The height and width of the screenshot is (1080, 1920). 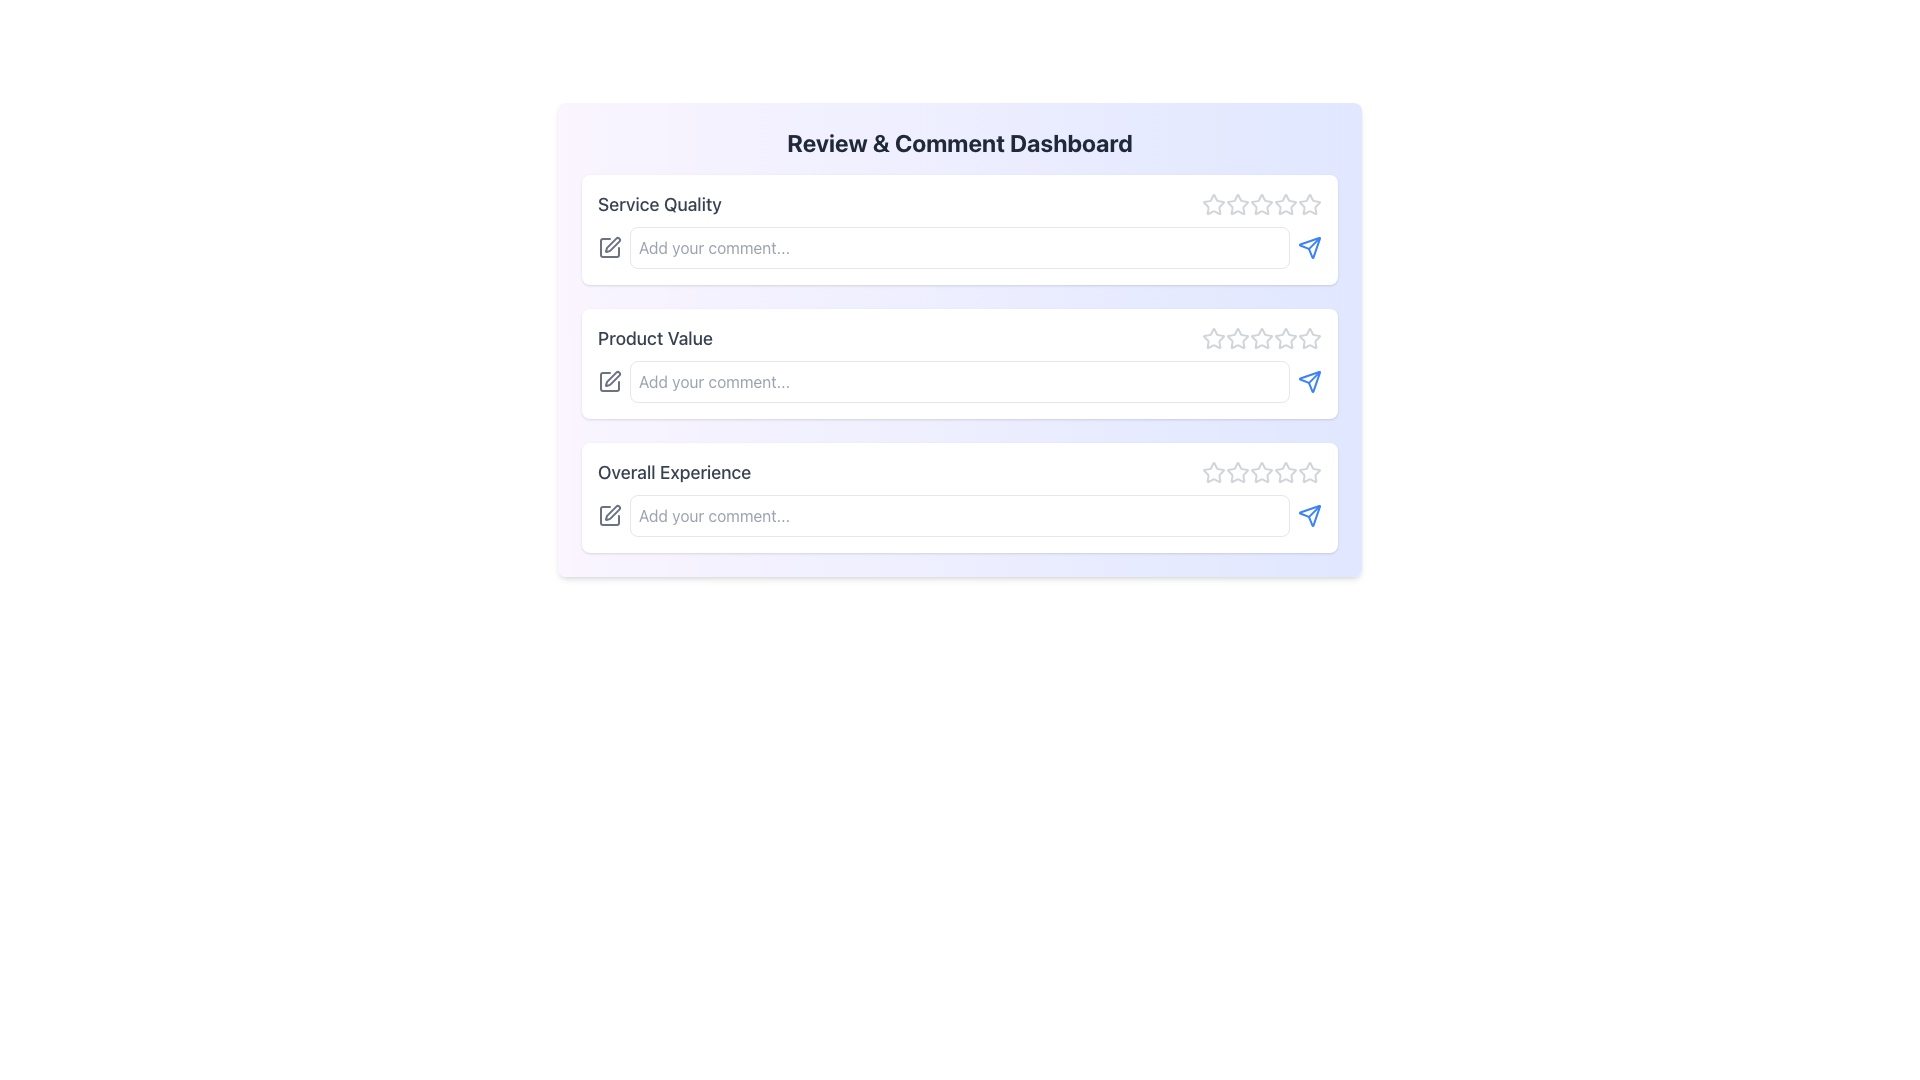 What do you see at coordinates (674, 473) in the screenshot?
I see `the 'Overall Experience' text label, which is the third label in a vertical sequence under the 'Review & Comment Dashboard.'` at bounding box center [674, 473].